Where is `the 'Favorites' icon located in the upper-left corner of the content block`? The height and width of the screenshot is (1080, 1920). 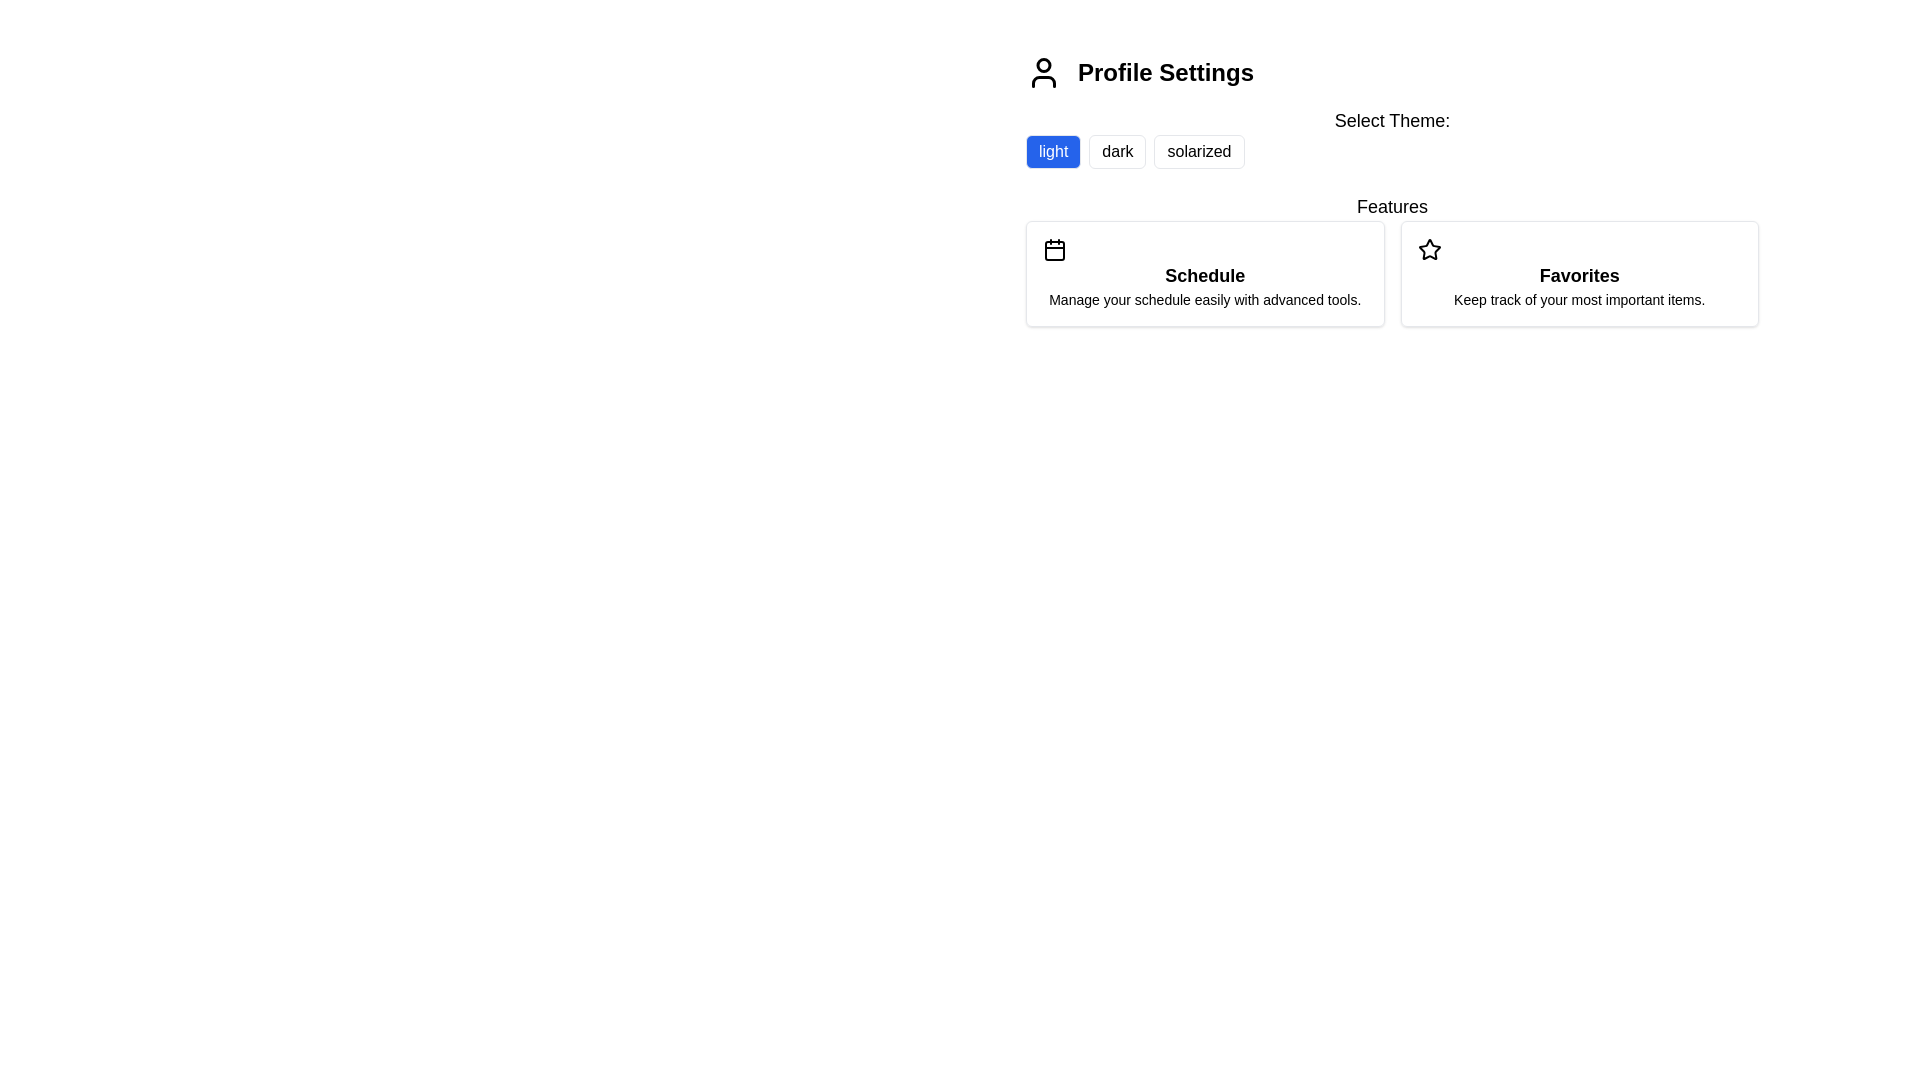 the 'Favorites' icon located in the upper-left corner of the content block is located at coordinates (1428, 249).